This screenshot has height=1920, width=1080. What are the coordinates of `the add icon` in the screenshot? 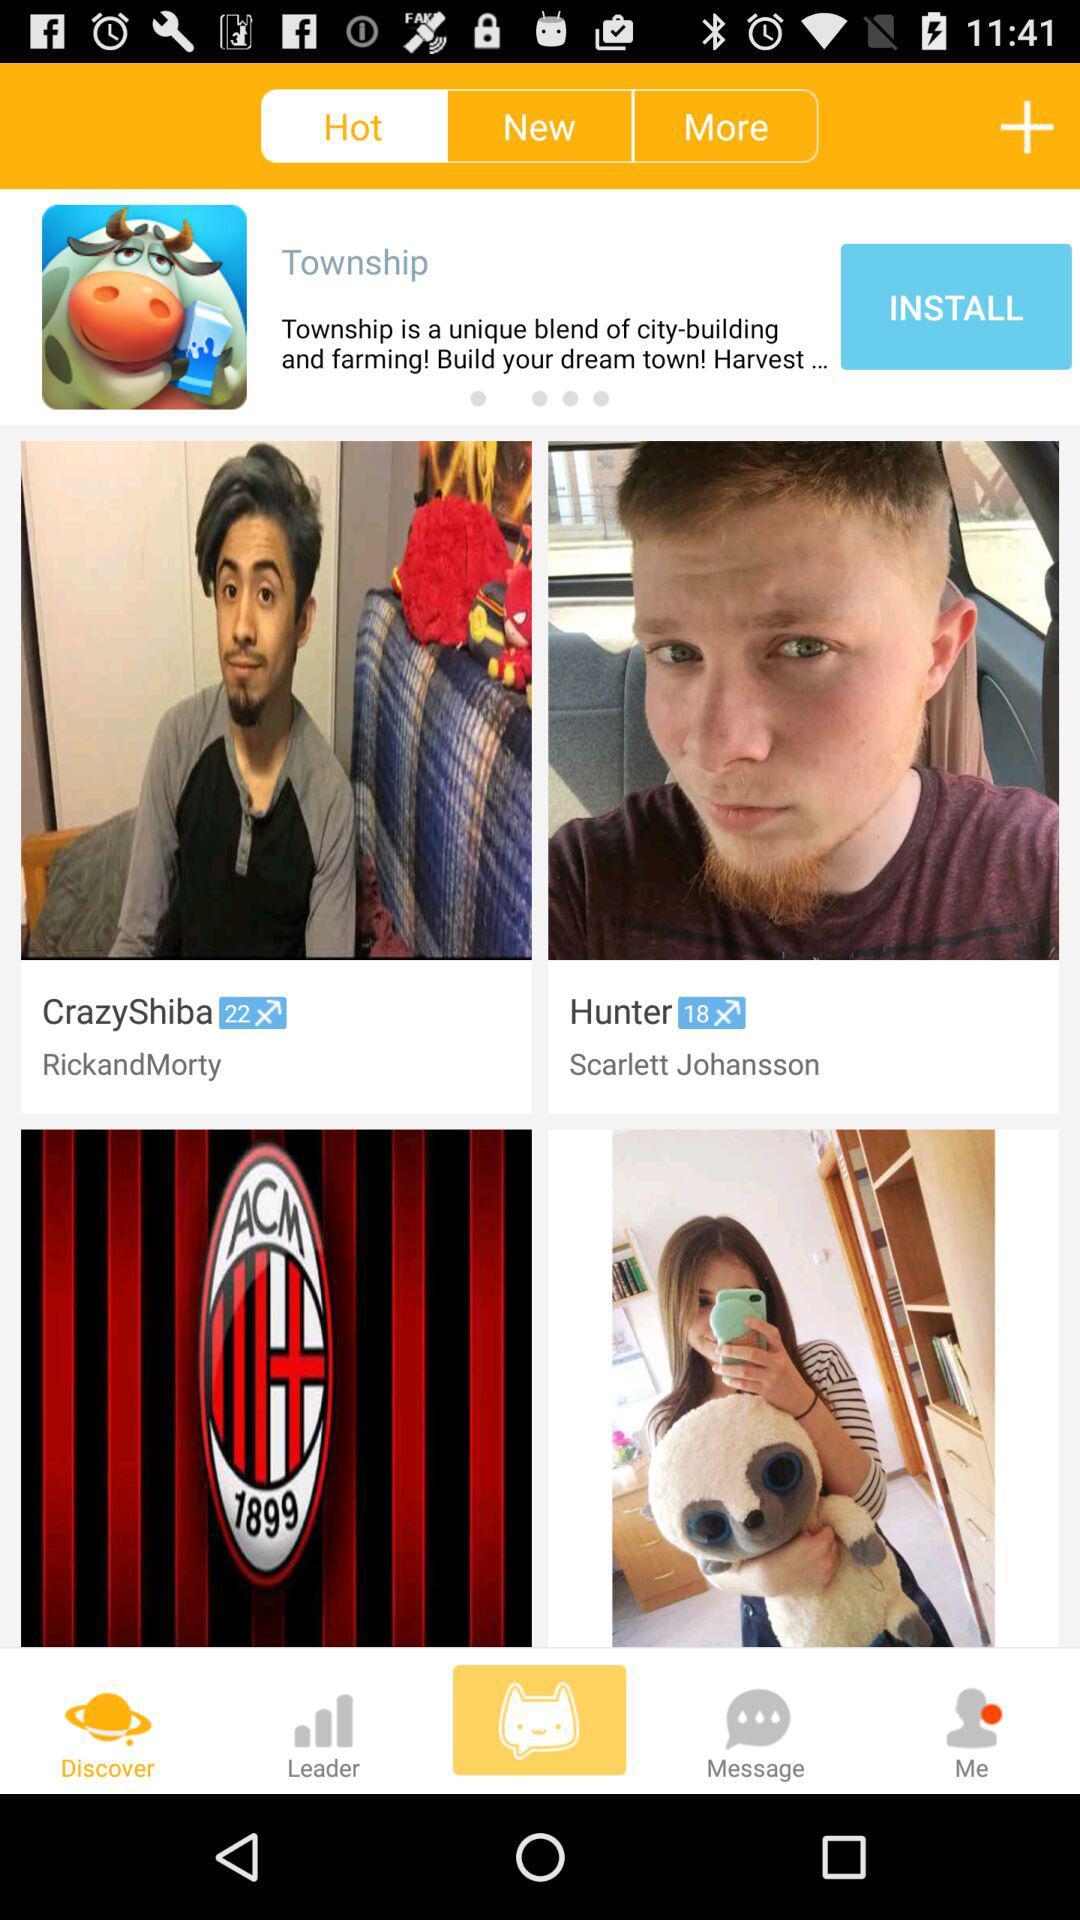 It's located at (1027, 133).